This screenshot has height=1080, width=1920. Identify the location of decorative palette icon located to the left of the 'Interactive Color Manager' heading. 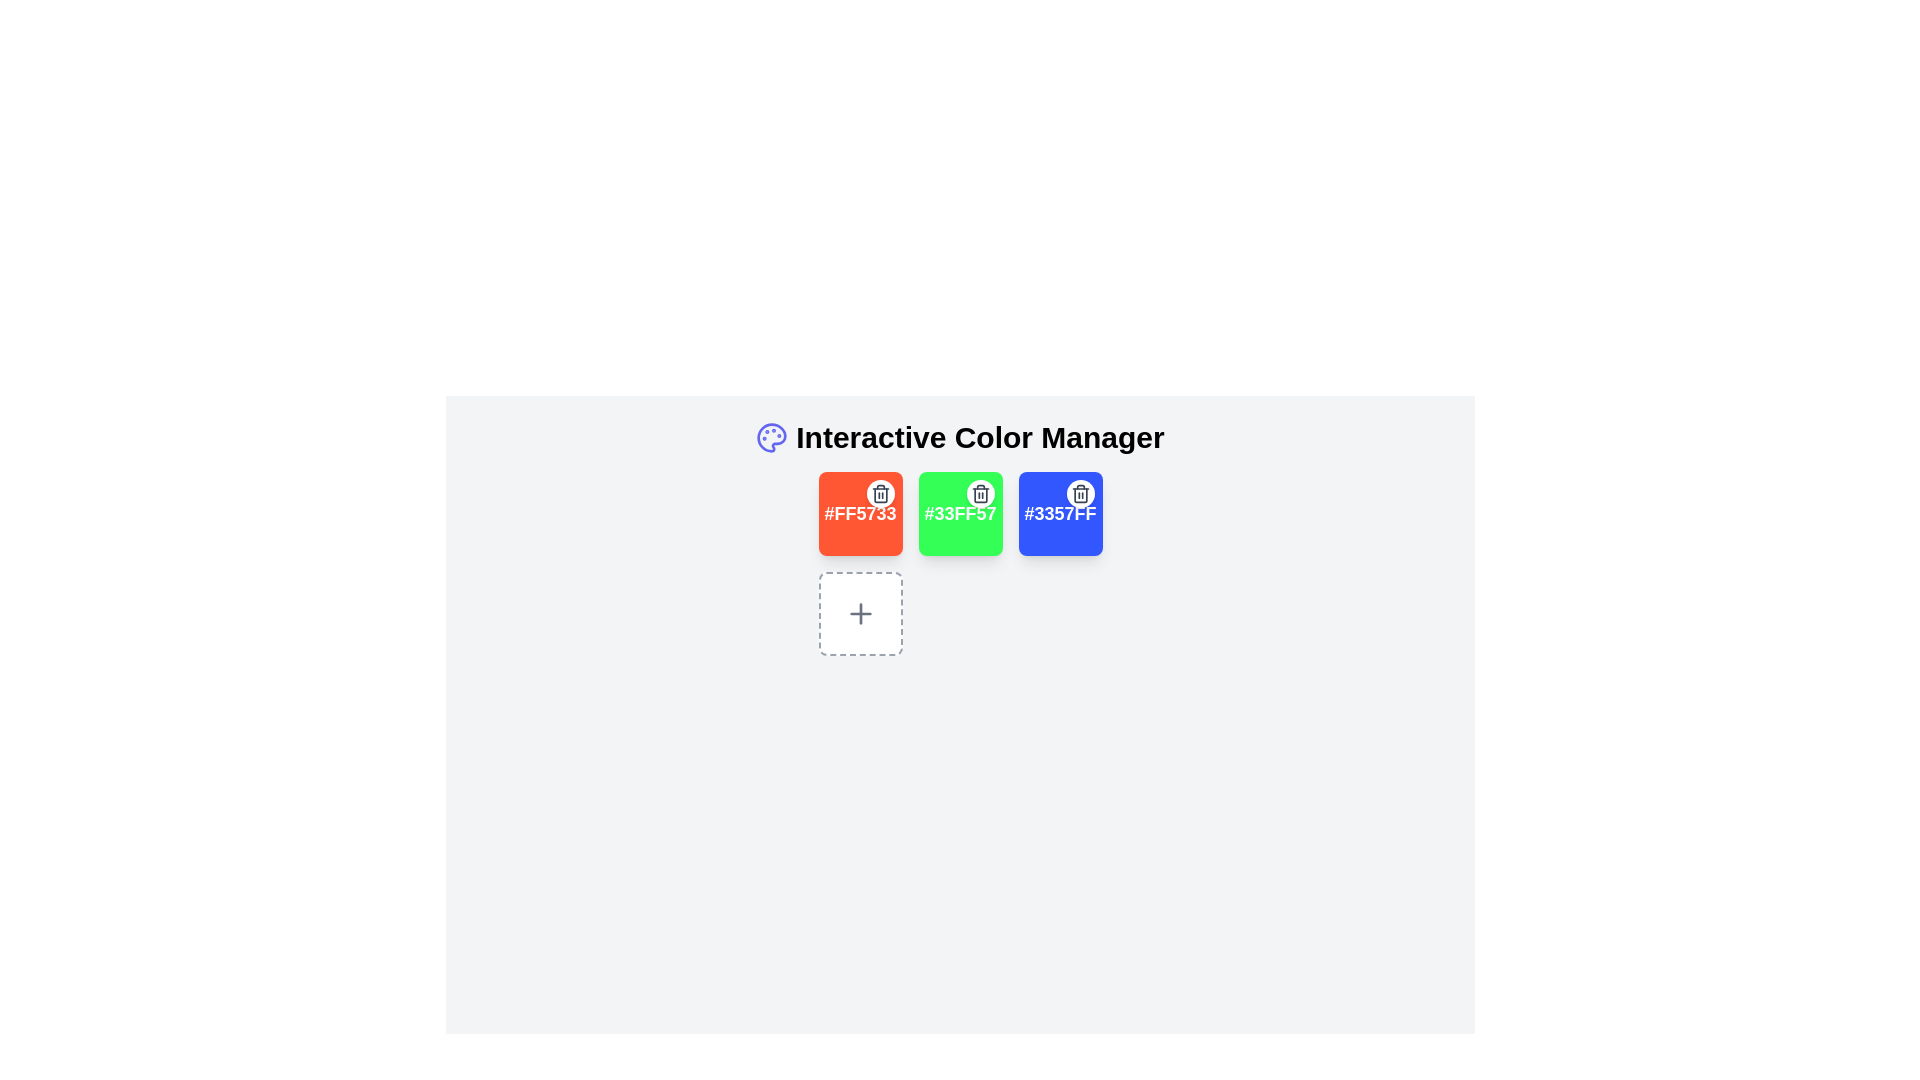
(771, 437).